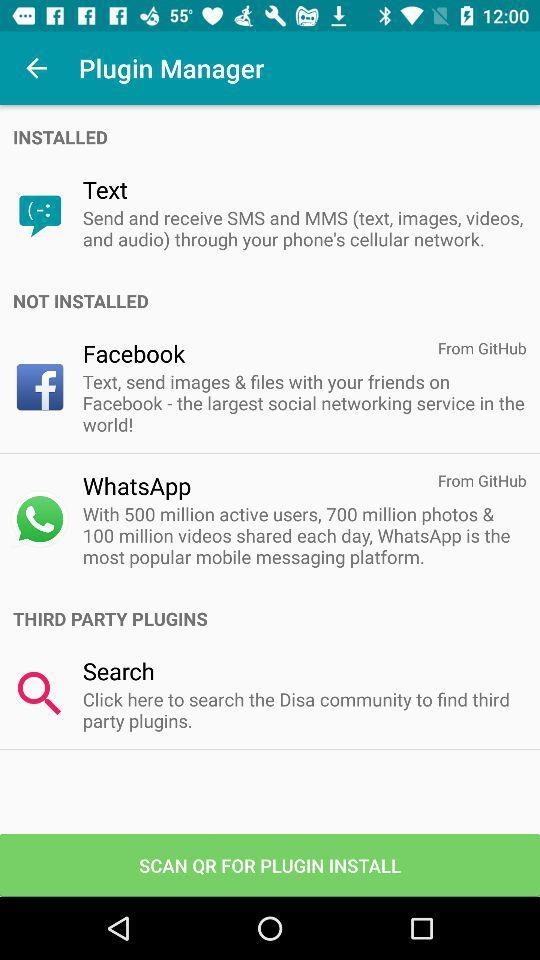 This screenshot has height=960, width=540. I want to click on the not installed icon, so click(275, 301).